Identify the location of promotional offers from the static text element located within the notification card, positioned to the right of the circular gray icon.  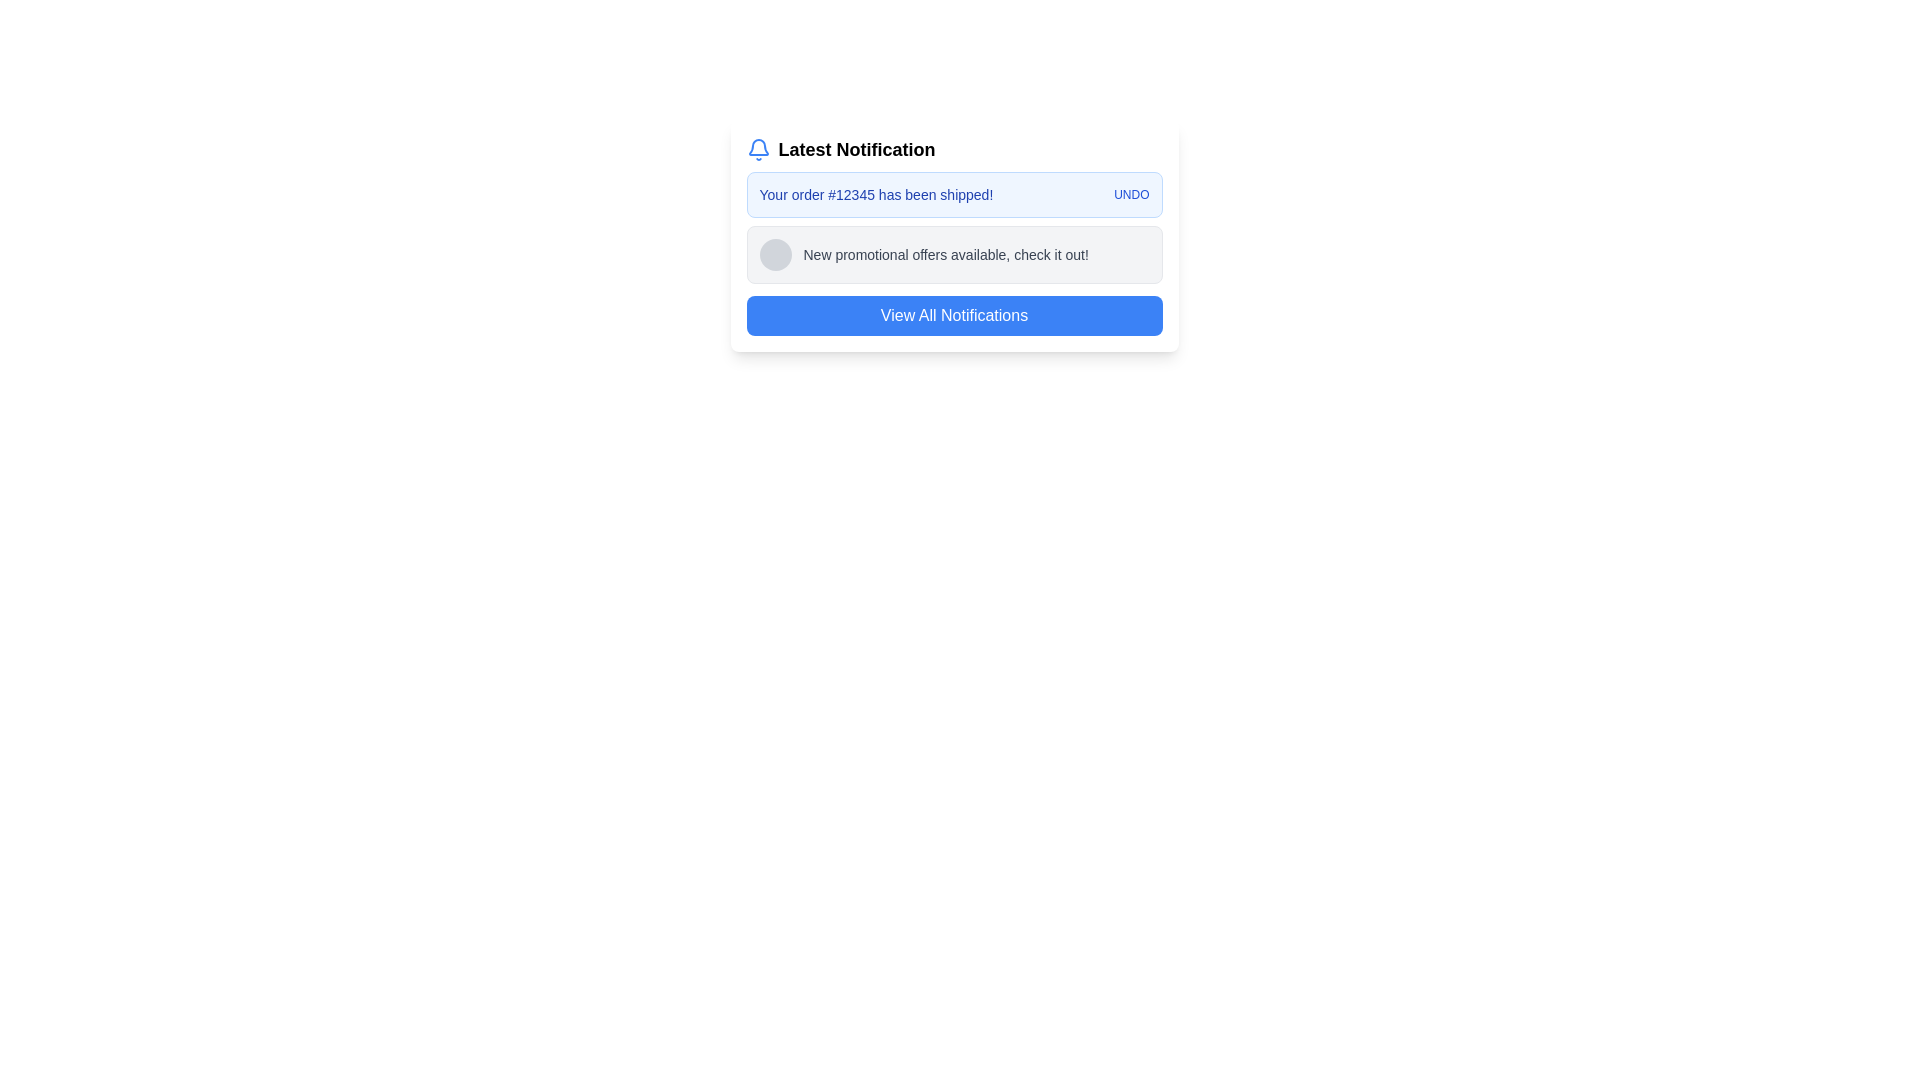
(945, 253).